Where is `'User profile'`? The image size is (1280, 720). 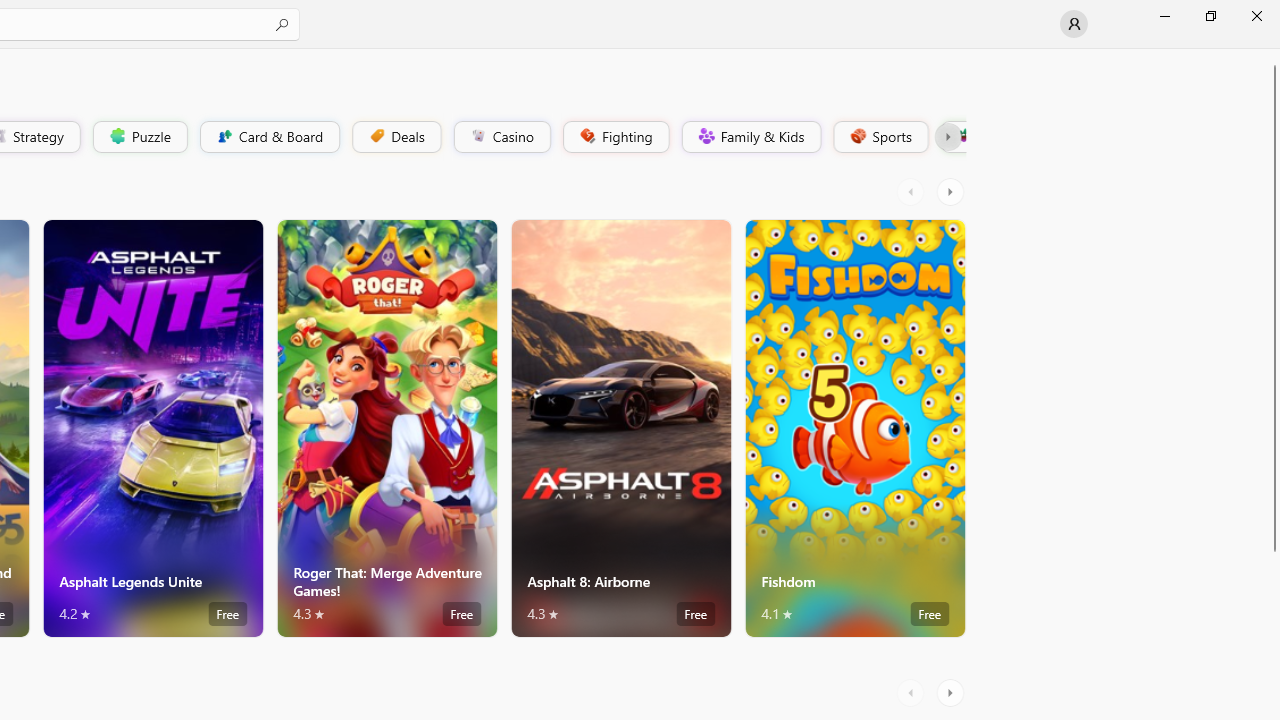 'User profile' is located at coordinates (1072, 24).